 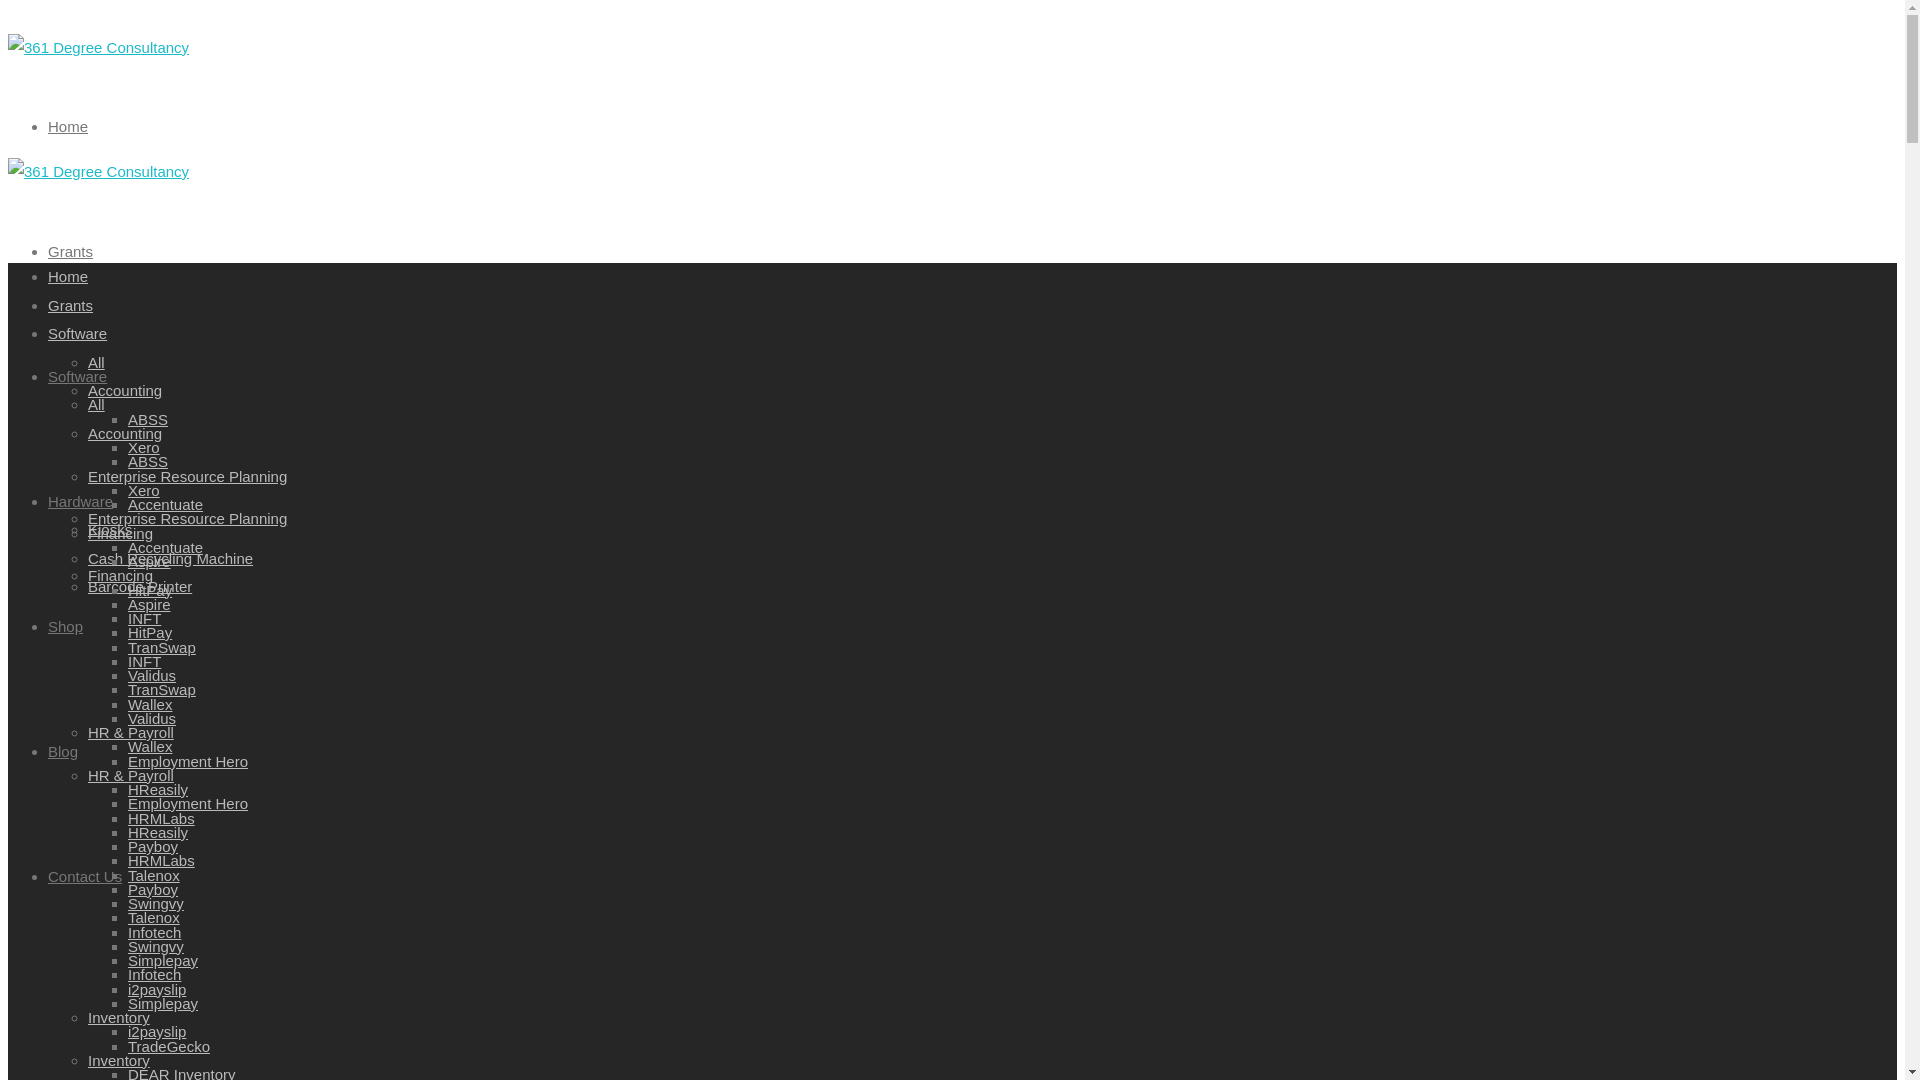 What do you see at coordinates (163, 1002) in the screenshot?
I see `'Simplepay'` at bounding box center [163, 1002].